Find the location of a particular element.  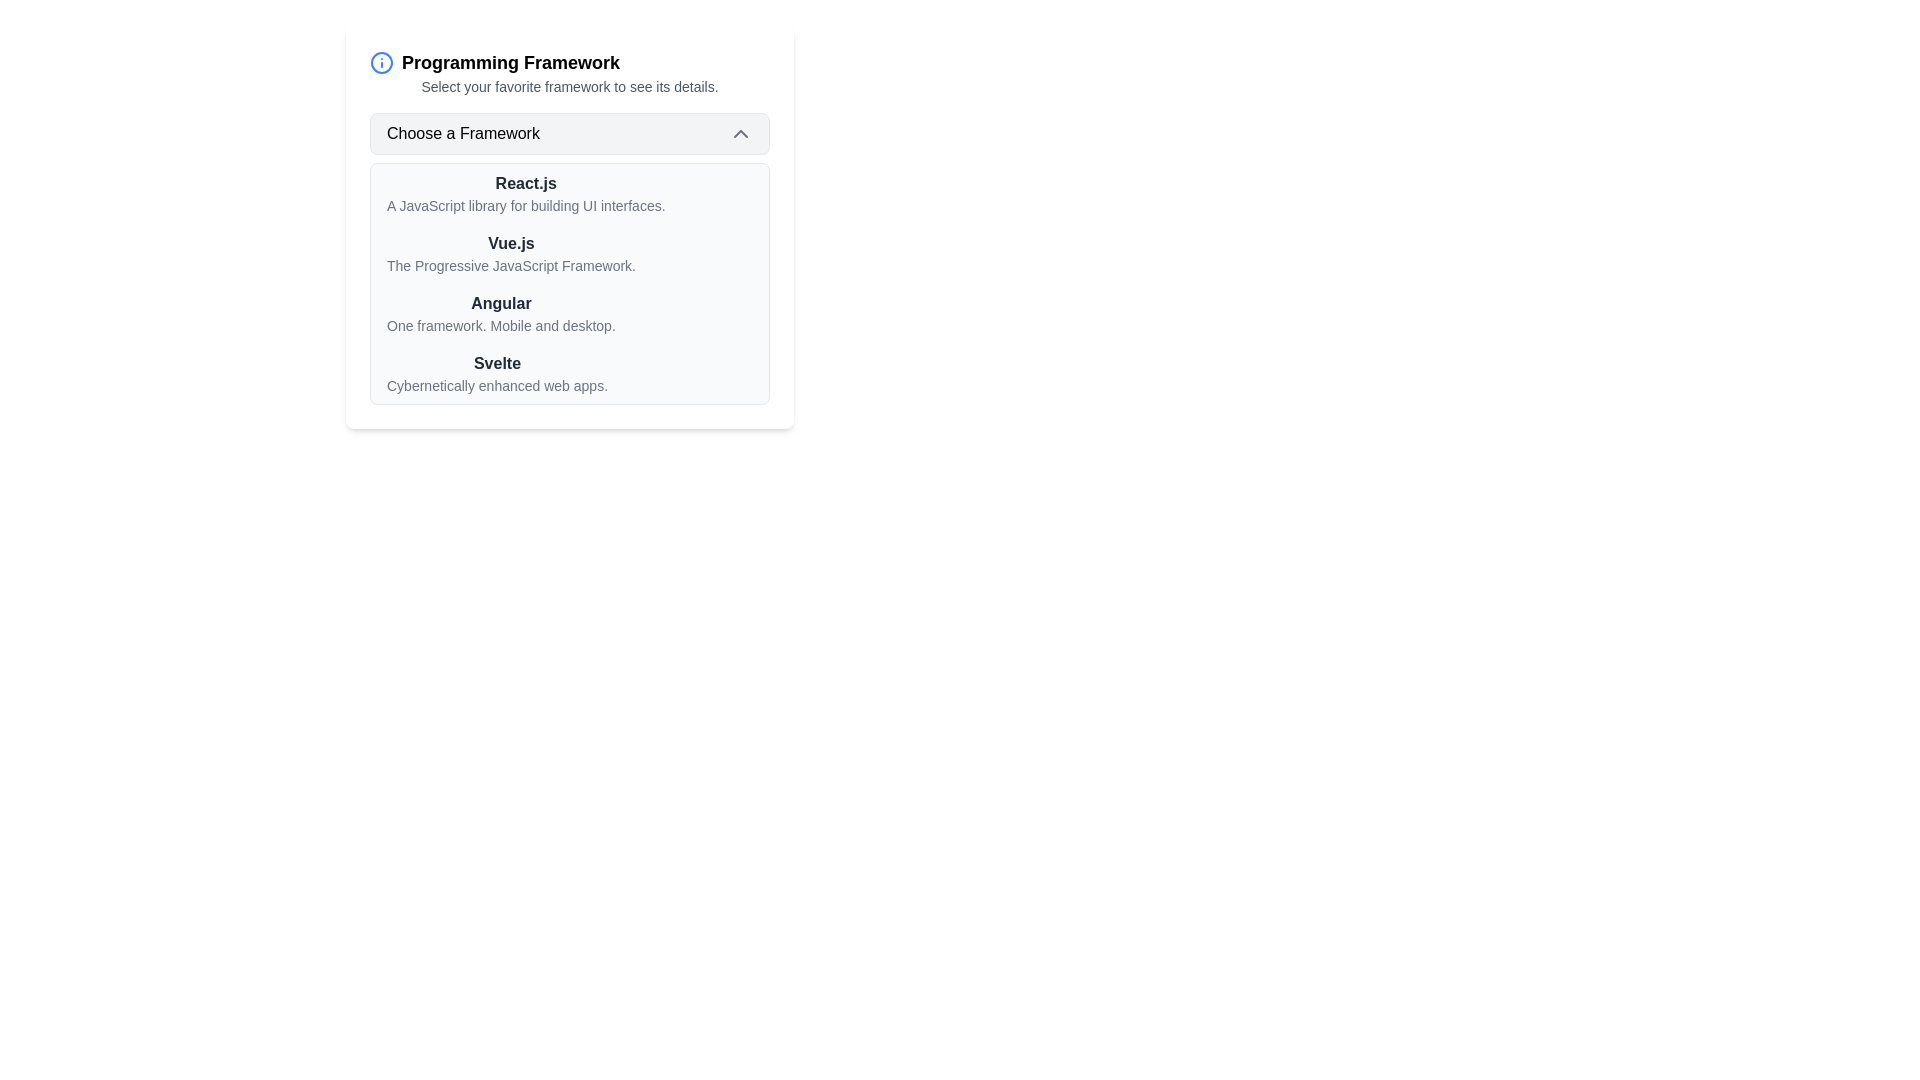

the descriptive text element located below the 'Angular' label, which emphasizes Angular's cross-platform capabilities for mobile and desktop development is located at coordinates (501, 325).